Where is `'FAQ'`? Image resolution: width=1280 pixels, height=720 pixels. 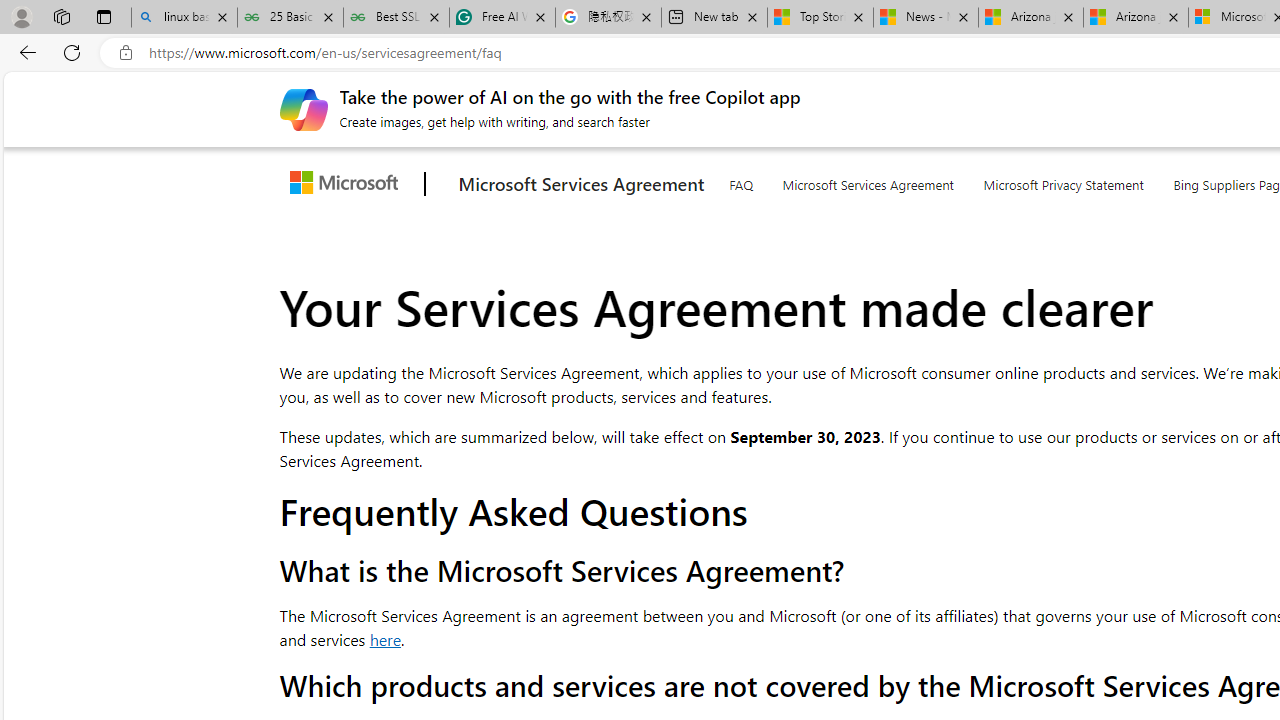 'FAQ' is located at coordinates (739, 181).